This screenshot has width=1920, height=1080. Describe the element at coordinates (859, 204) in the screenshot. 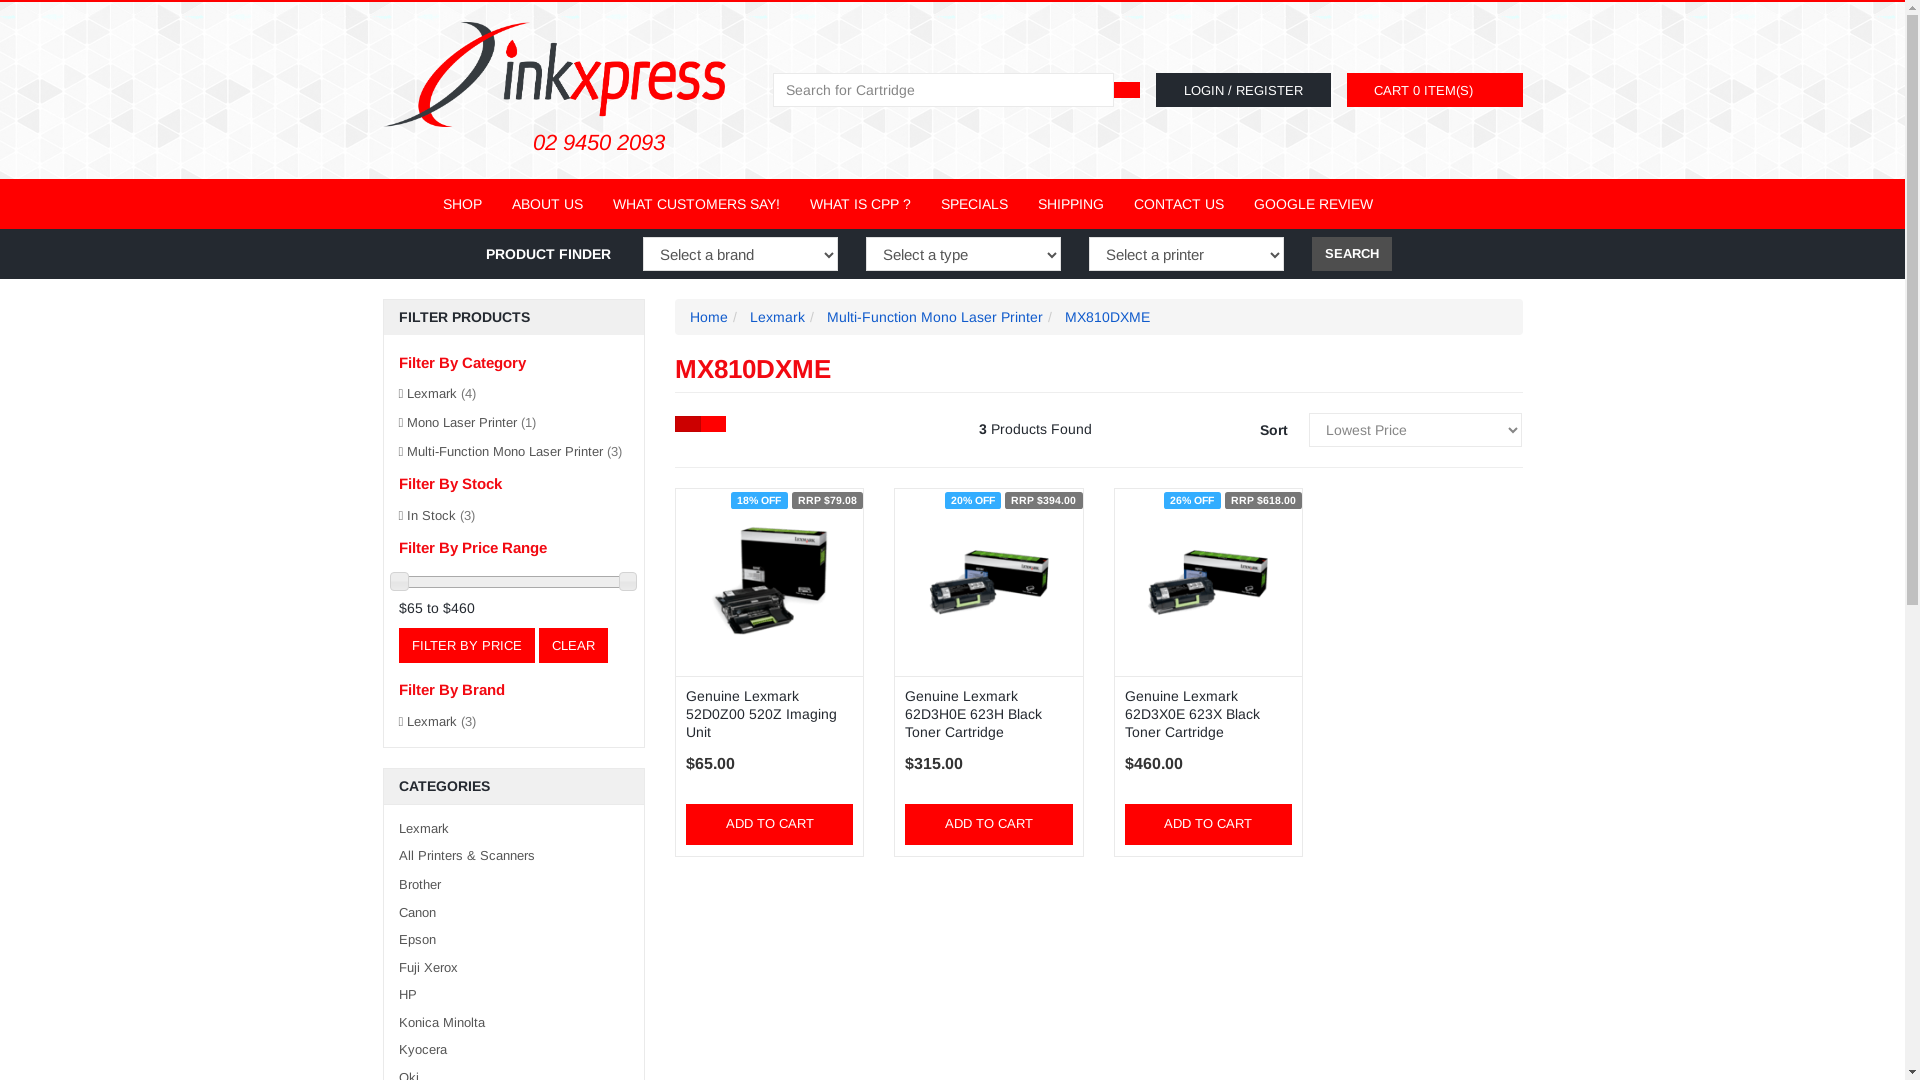

I see `'WHAT IS CPP ?'` at that location.